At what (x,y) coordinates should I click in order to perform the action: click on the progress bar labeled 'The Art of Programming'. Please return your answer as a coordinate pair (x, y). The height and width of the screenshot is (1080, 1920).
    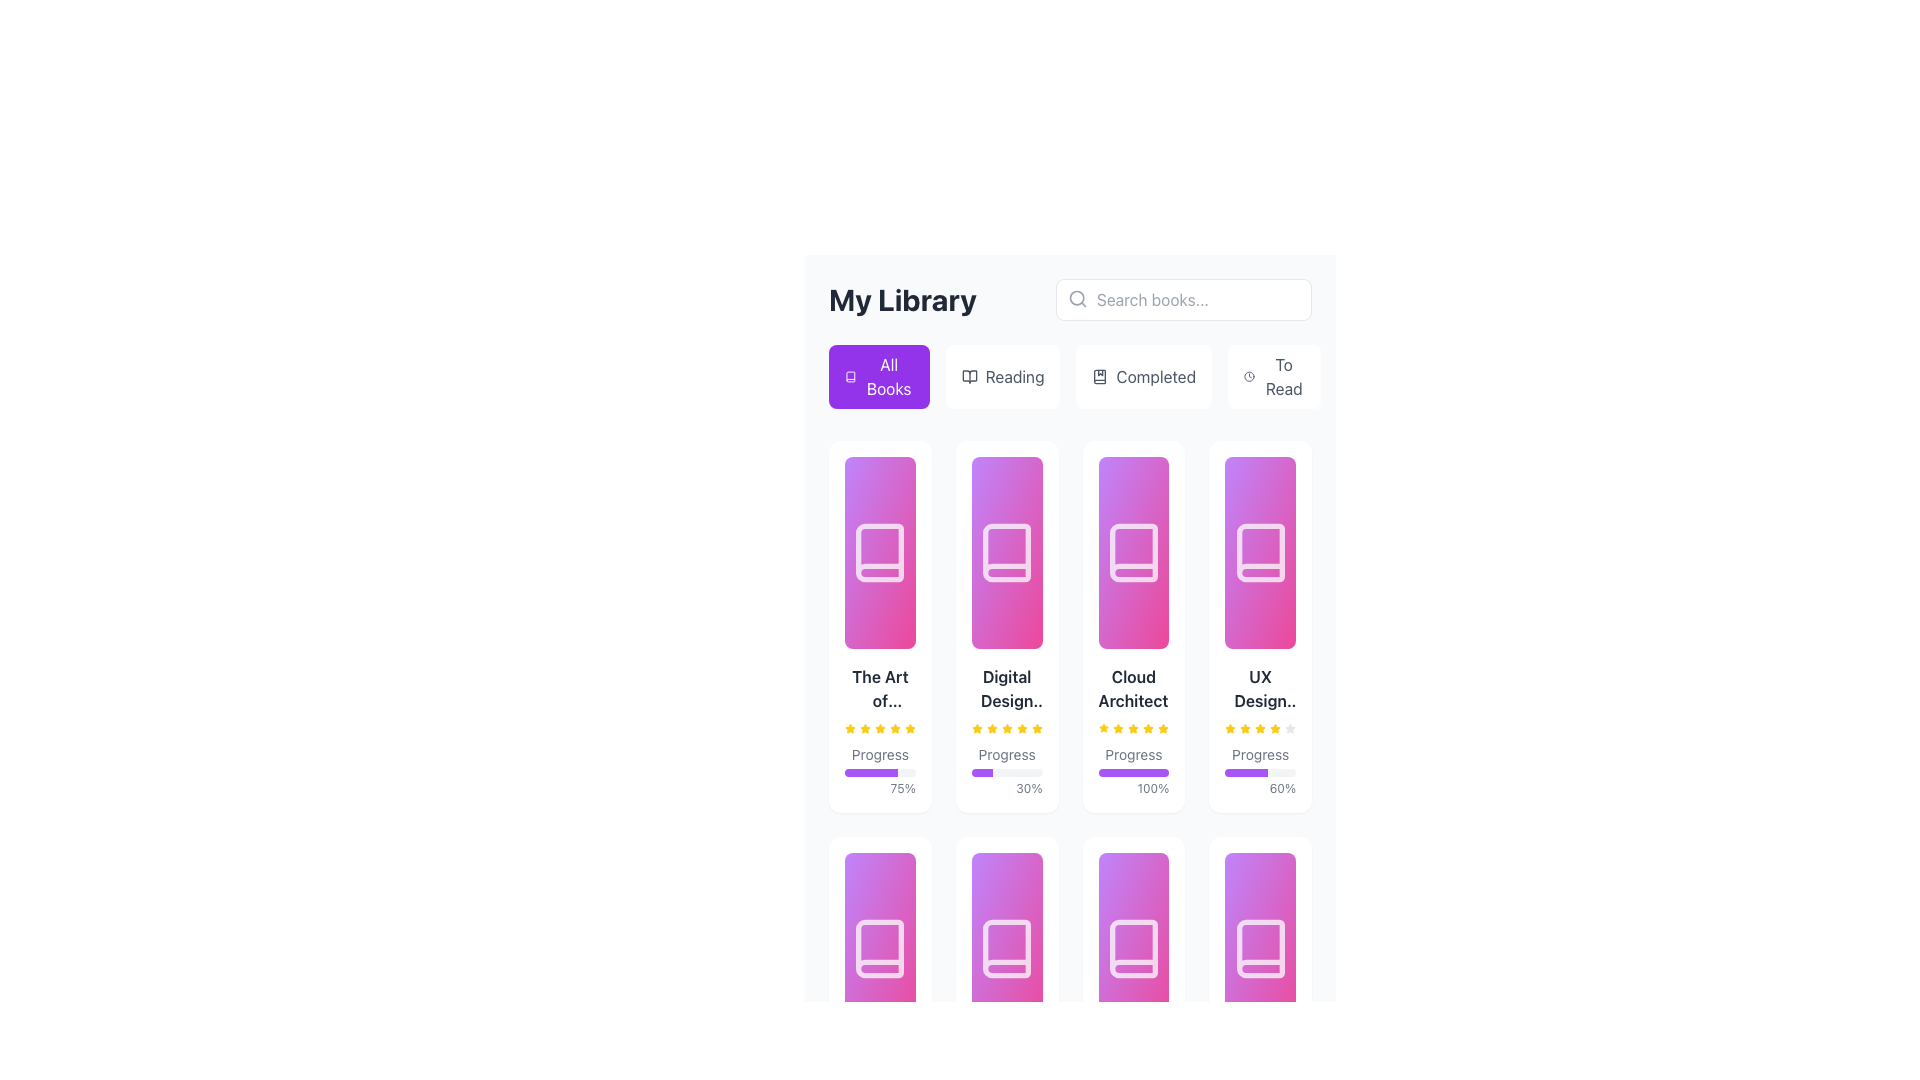
    Looking at the image, I should click on (880, 731).